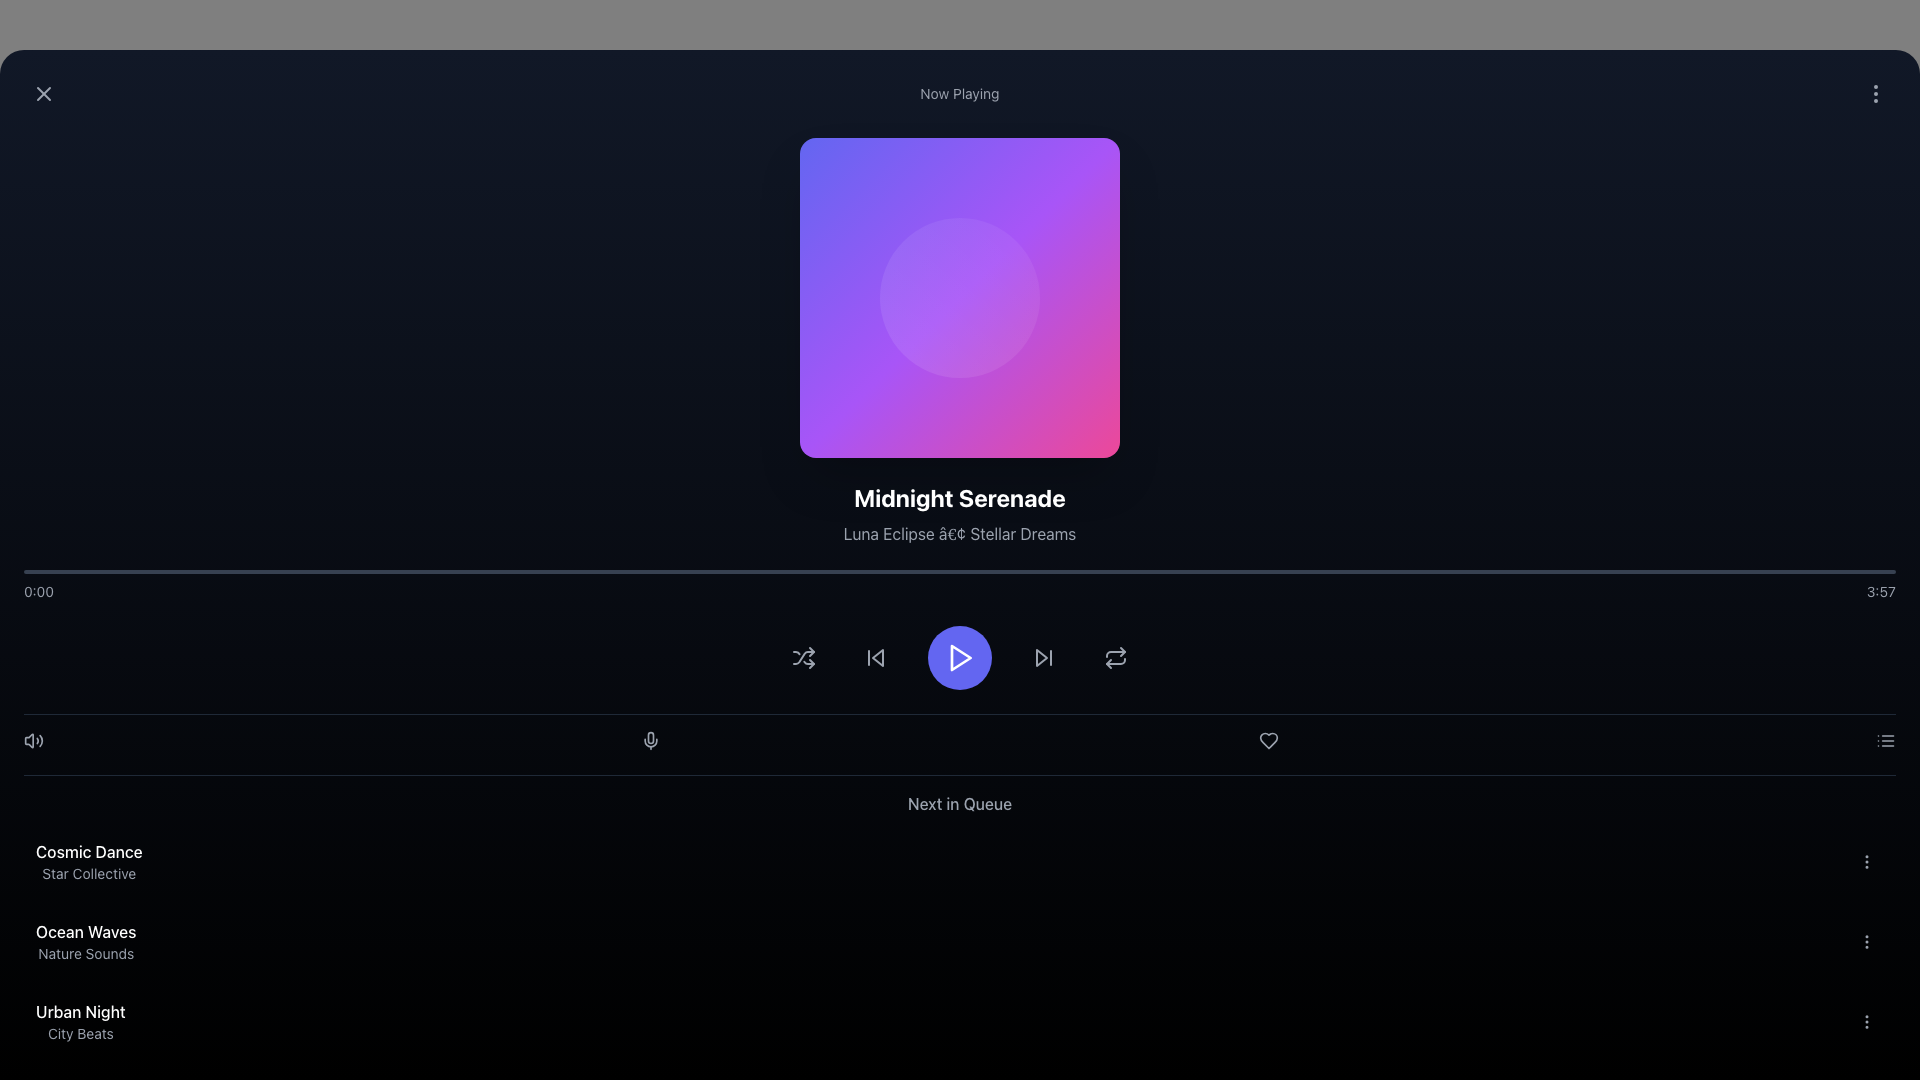  Describe the element at coordinates (960, 532) in the screenshot. I see `the text label saying 'Luna Eclipse • Stellar Dreams', which is styled in gray and located directly beneath the 'Midnight Serenade' title` at that location.